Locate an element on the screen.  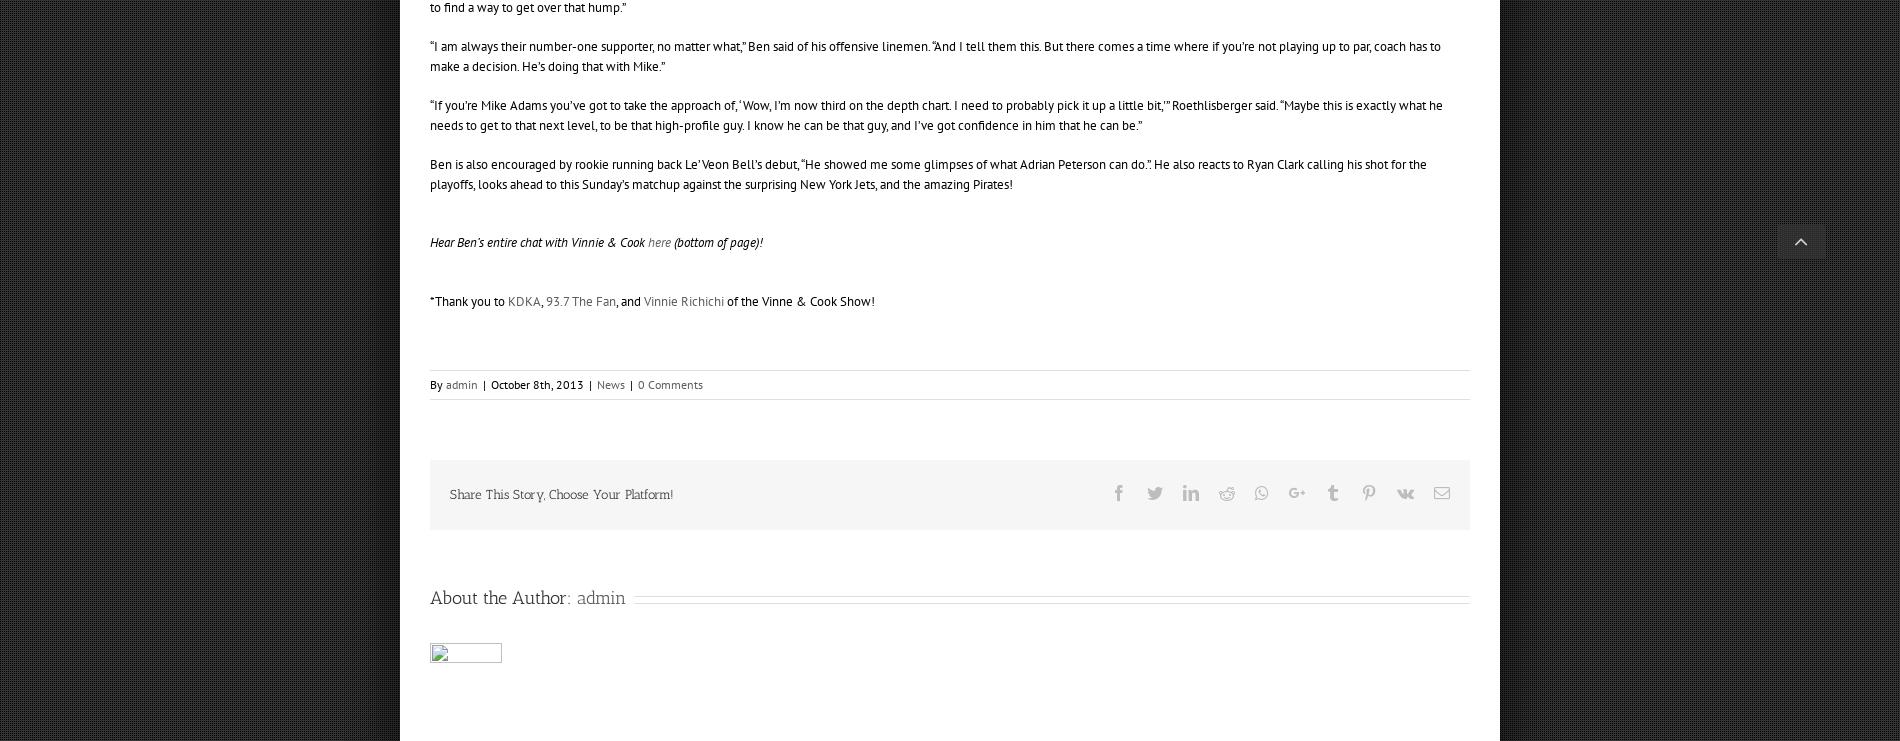
'Vinnie Richichi' is located at coordinates (643, 299).